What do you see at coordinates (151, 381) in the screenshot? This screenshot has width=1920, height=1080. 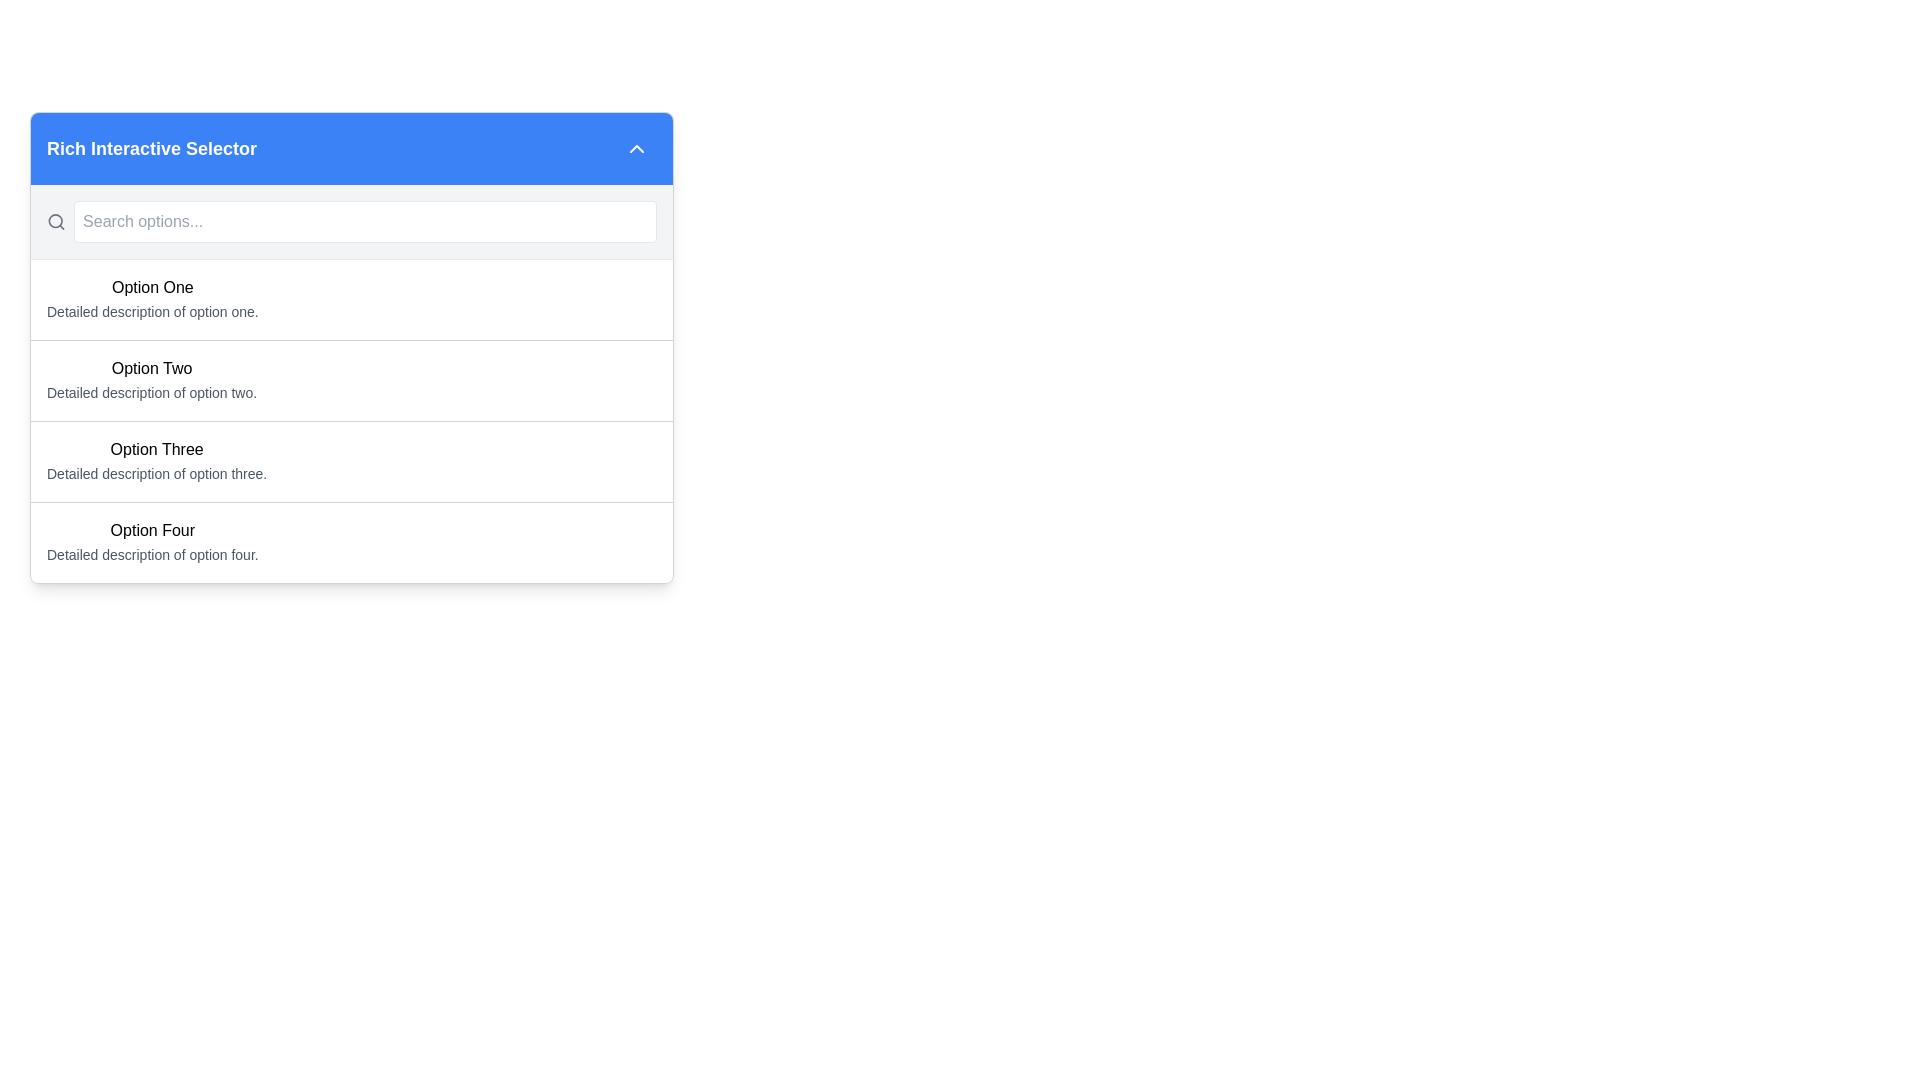 I see `the list item labeled 'Option Two'` at bounding box center [151, 381].